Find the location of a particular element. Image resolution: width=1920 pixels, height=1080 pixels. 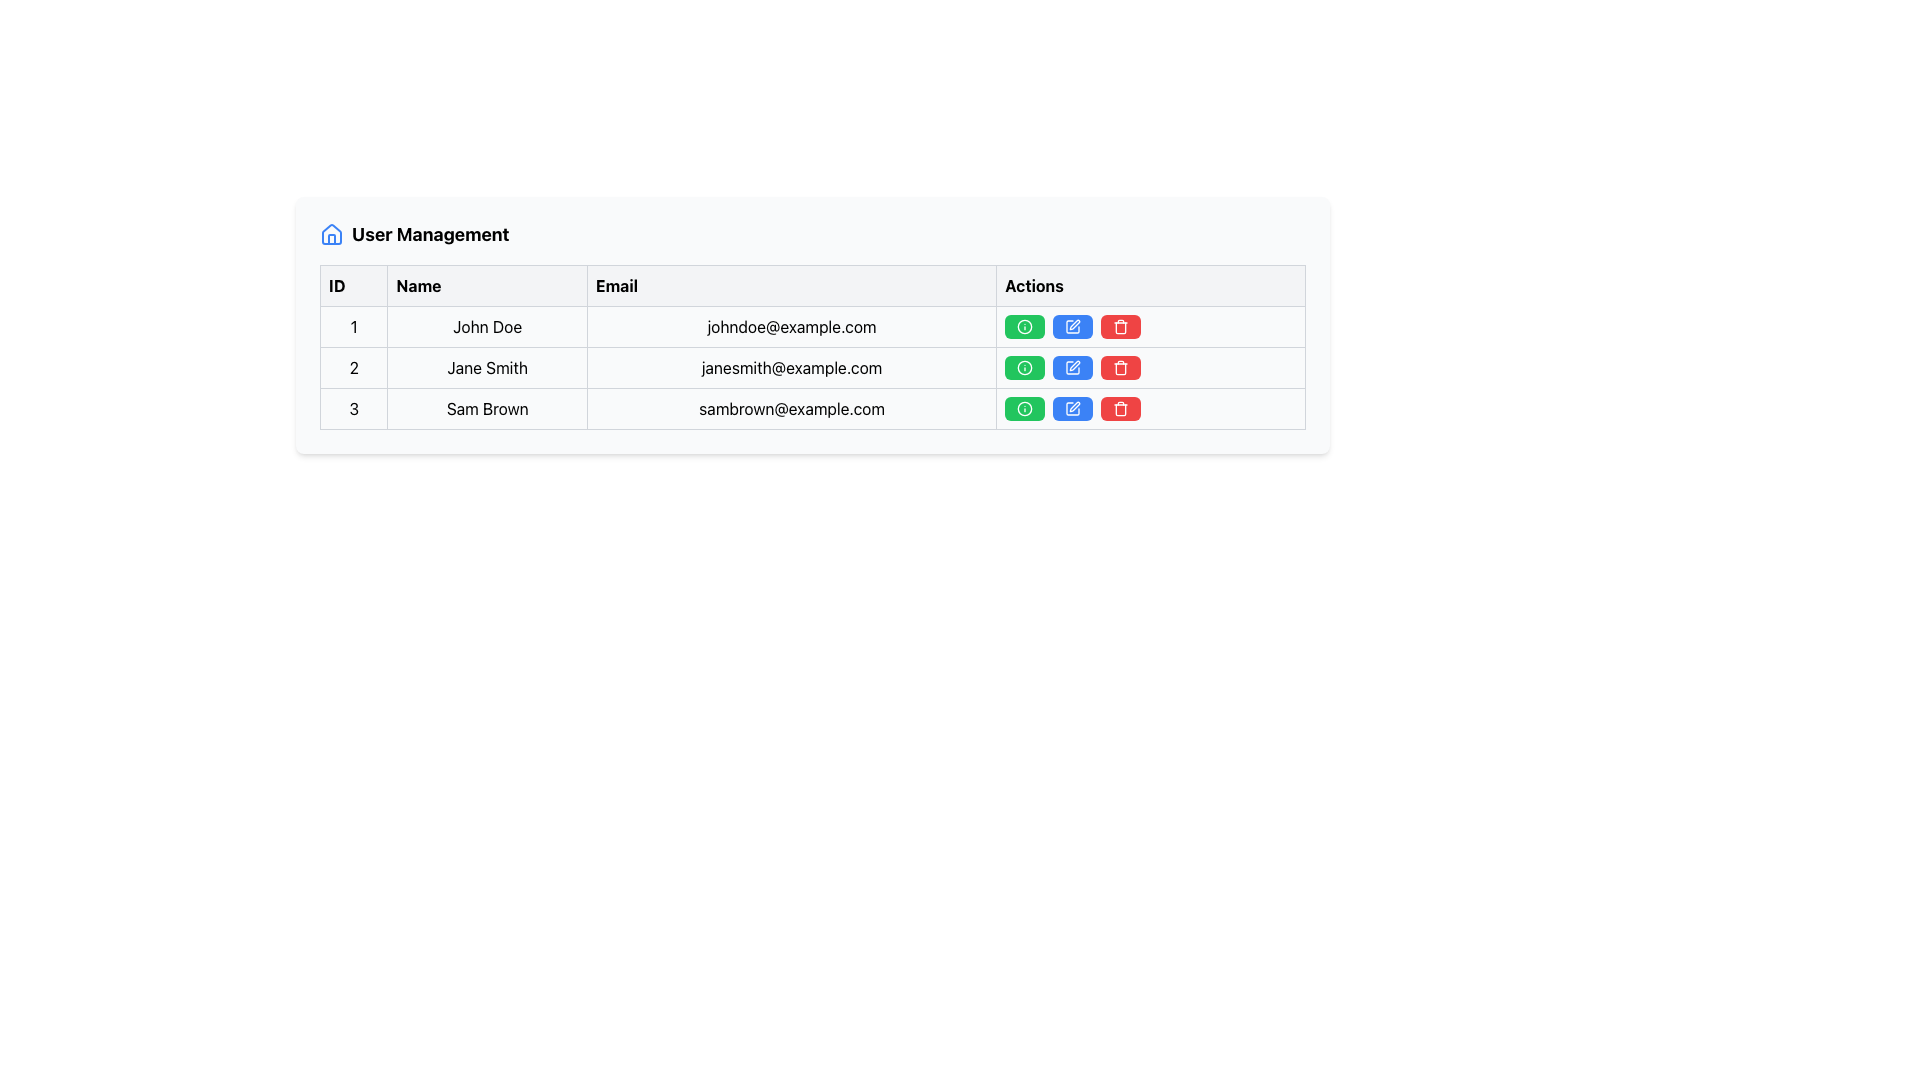

the red delete button in the Actions column of the second row for the user 'Jane Smith' is located at coordinates (1151, 367).